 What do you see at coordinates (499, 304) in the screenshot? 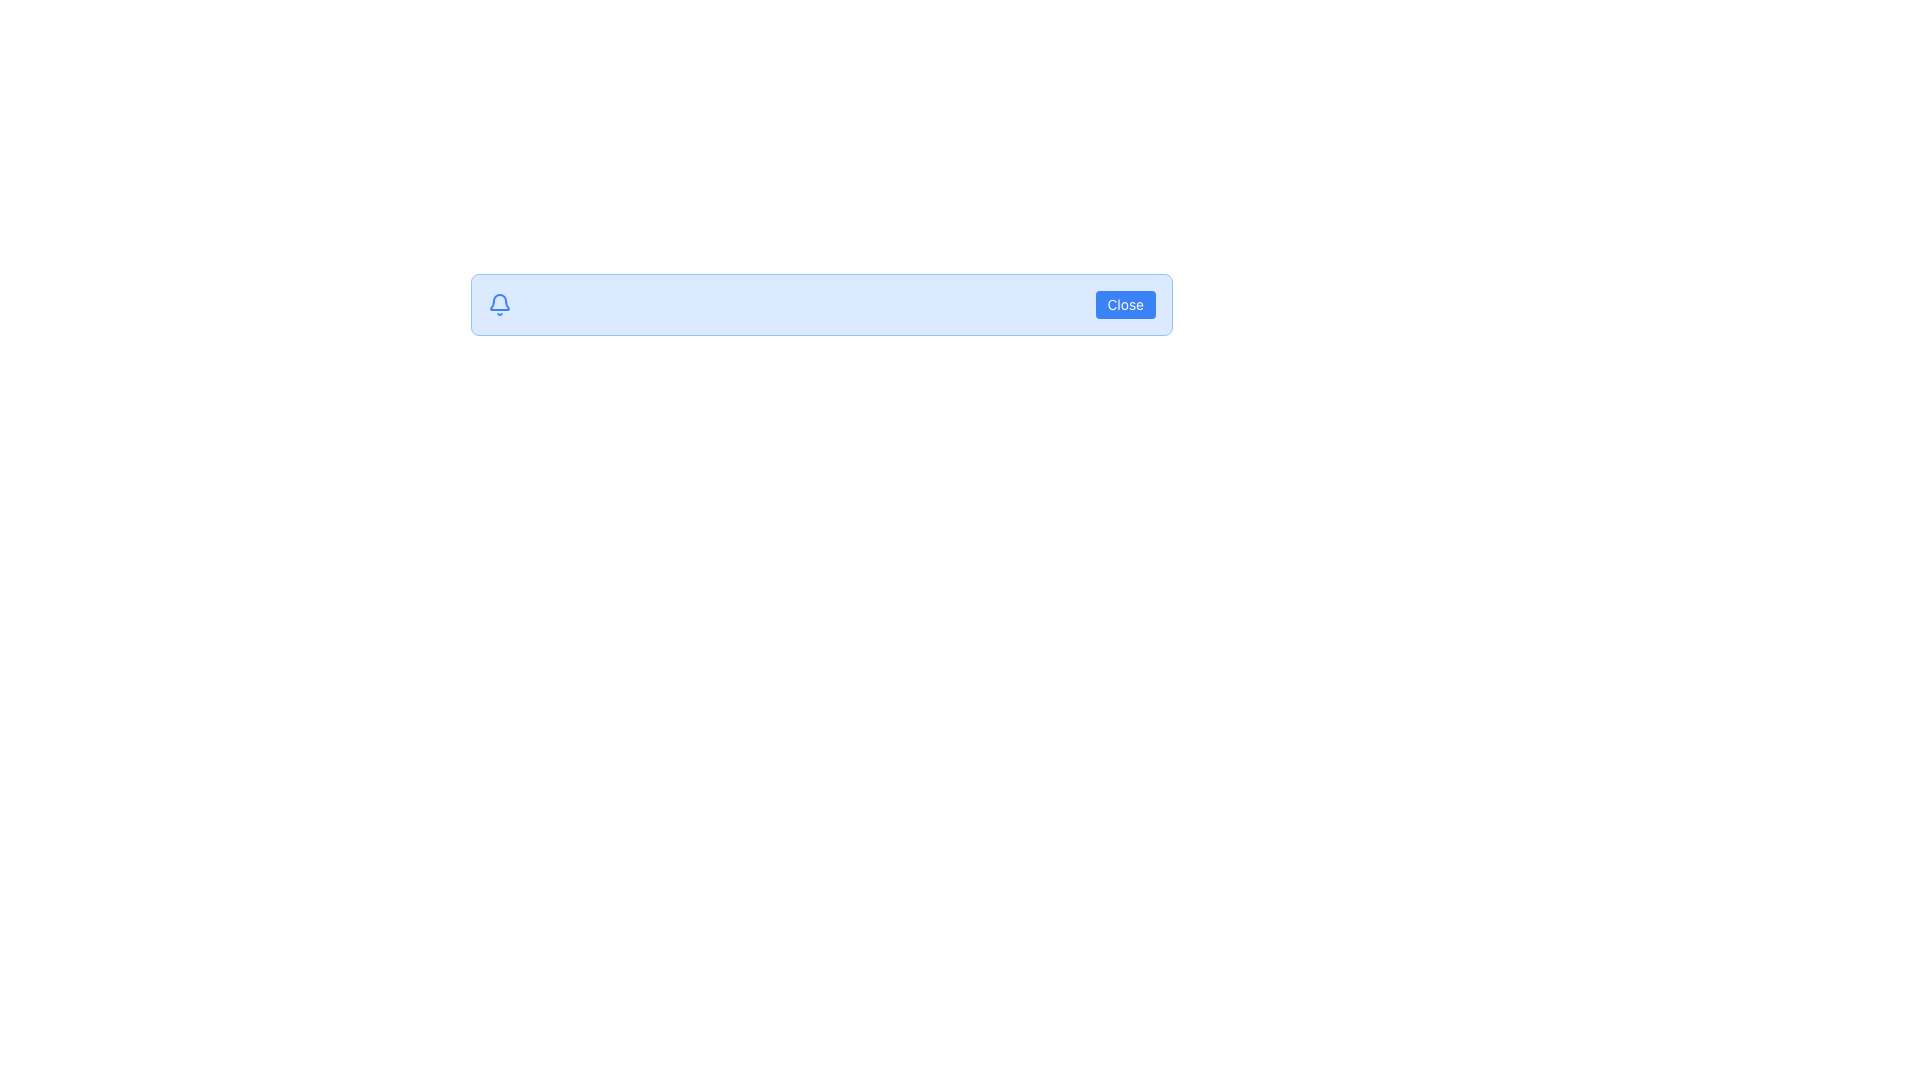
I see `the blue bell icon located at the left edge of the blue notification box` at bounding box center [499, 304].